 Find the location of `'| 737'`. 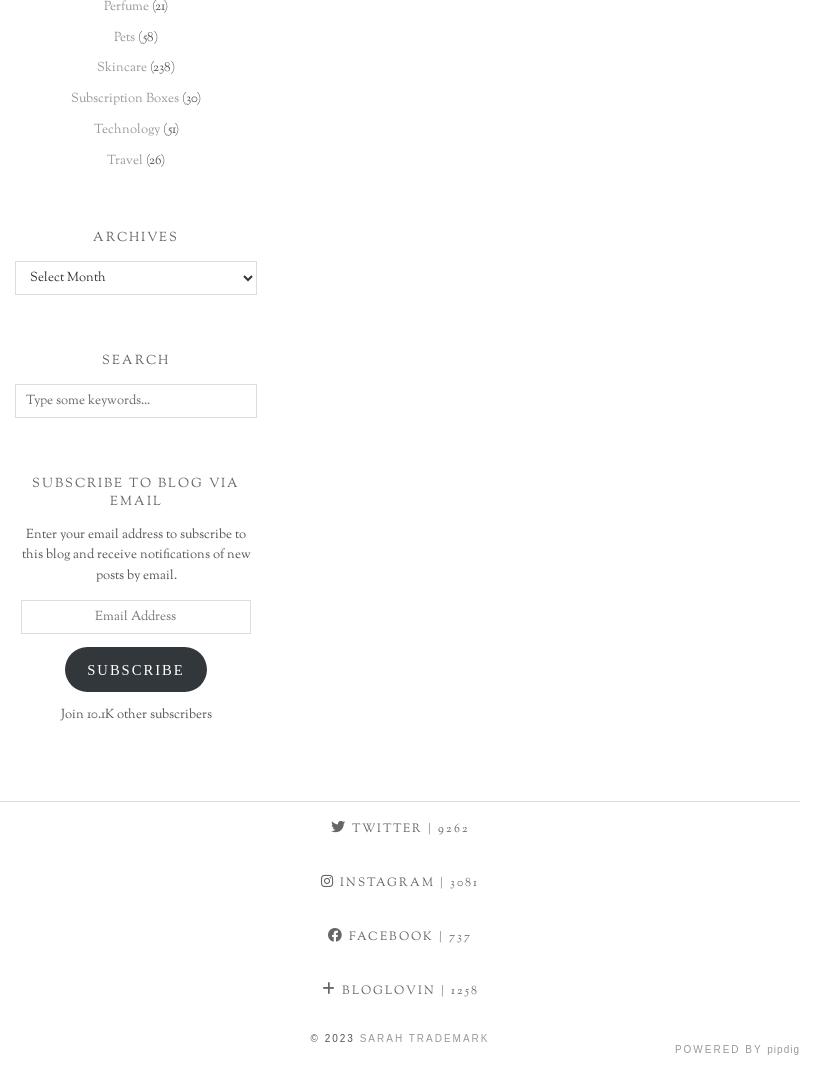

'| 737' is located at coordinates (452, 935).